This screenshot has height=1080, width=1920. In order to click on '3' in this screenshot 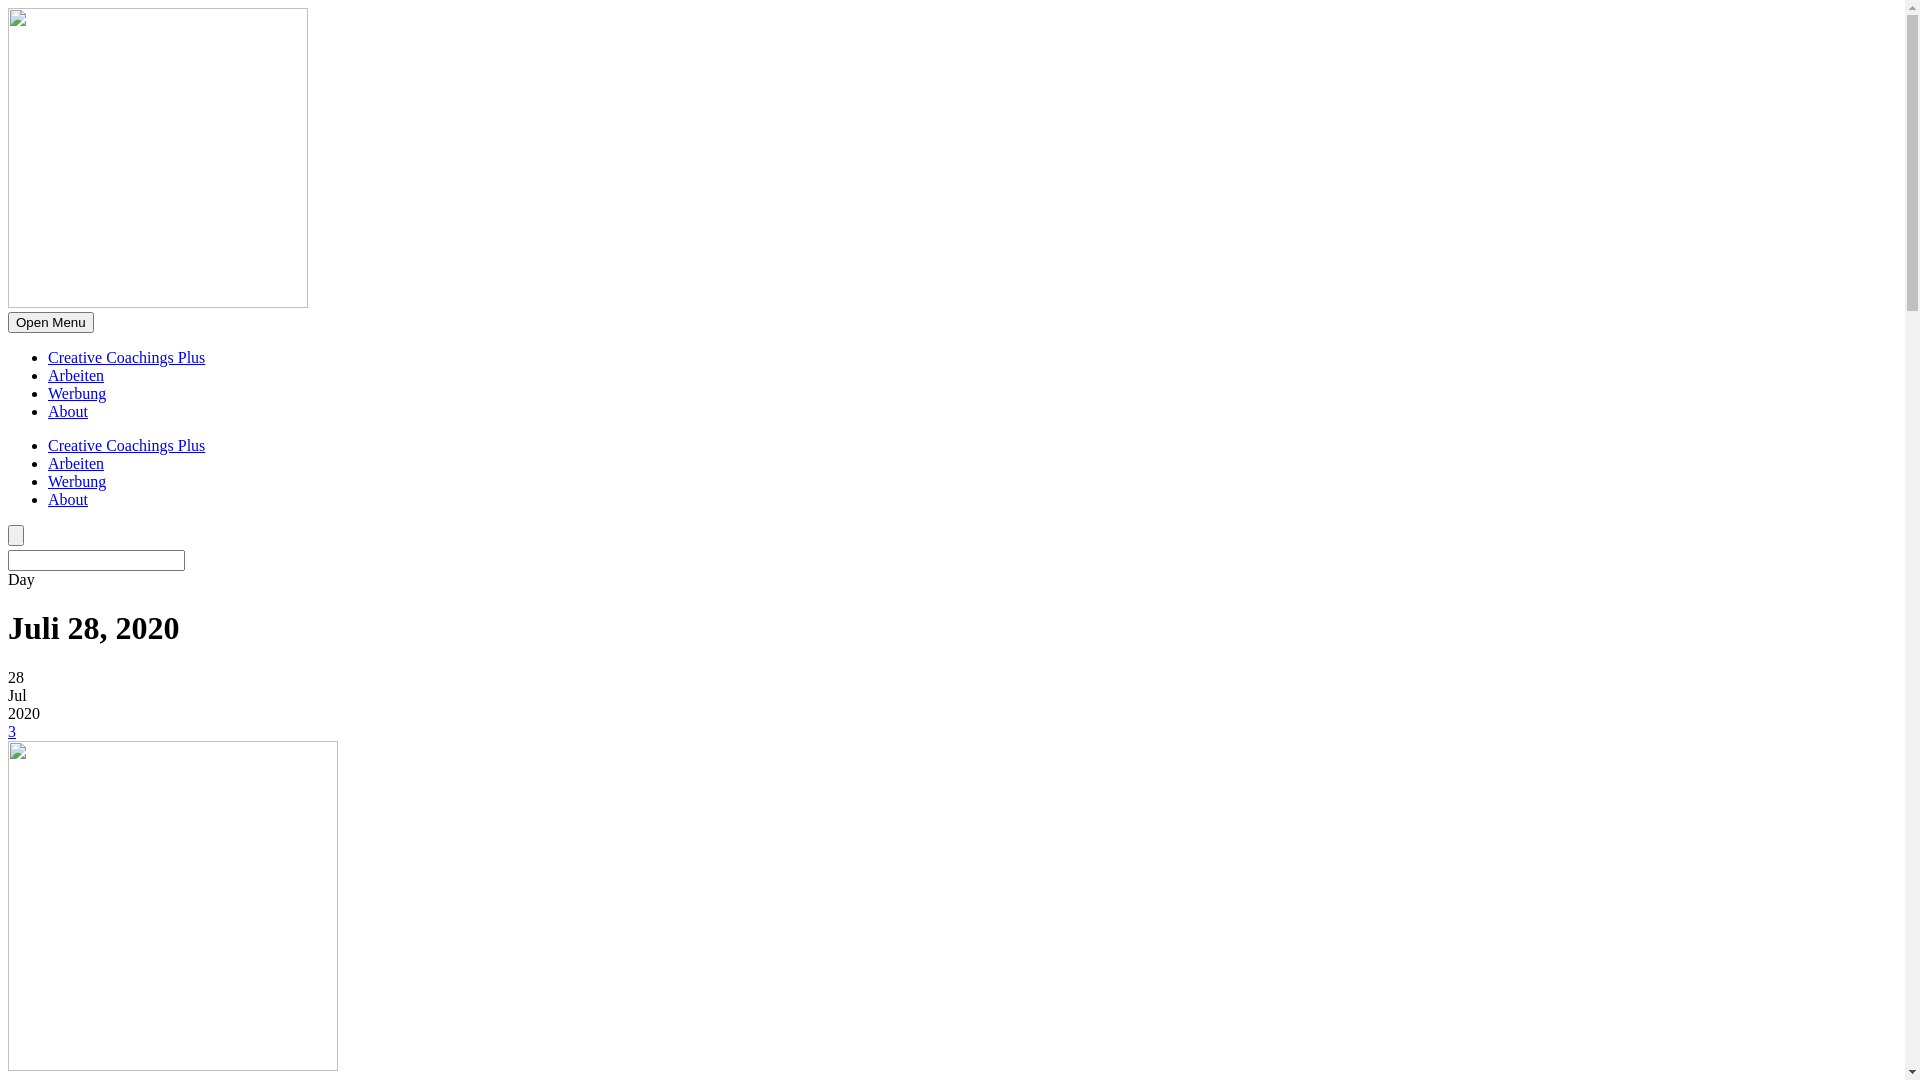, I will do `click(12, 731)`.